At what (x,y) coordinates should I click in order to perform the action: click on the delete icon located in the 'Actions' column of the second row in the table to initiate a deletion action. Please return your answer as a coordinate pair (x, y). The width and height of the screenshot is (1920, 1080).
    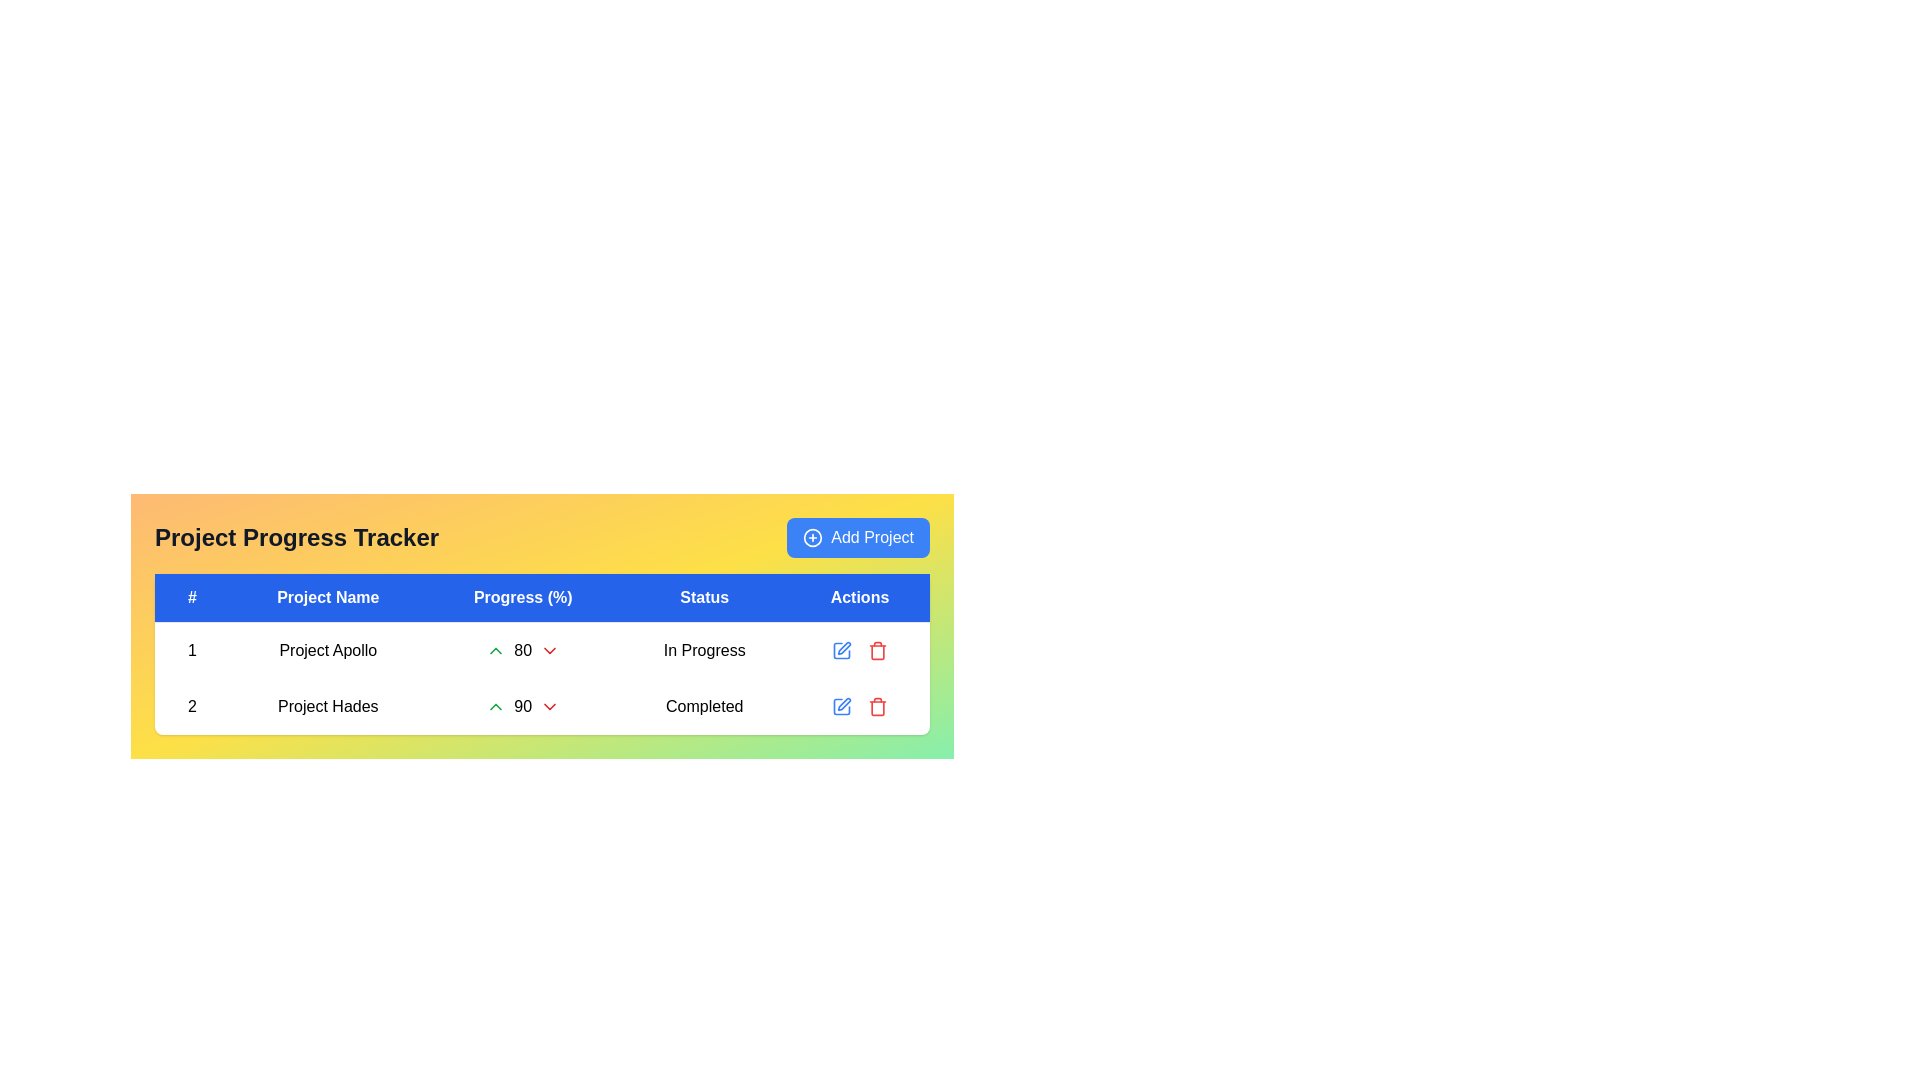
    Looking at the image, I should click on (878, 651).